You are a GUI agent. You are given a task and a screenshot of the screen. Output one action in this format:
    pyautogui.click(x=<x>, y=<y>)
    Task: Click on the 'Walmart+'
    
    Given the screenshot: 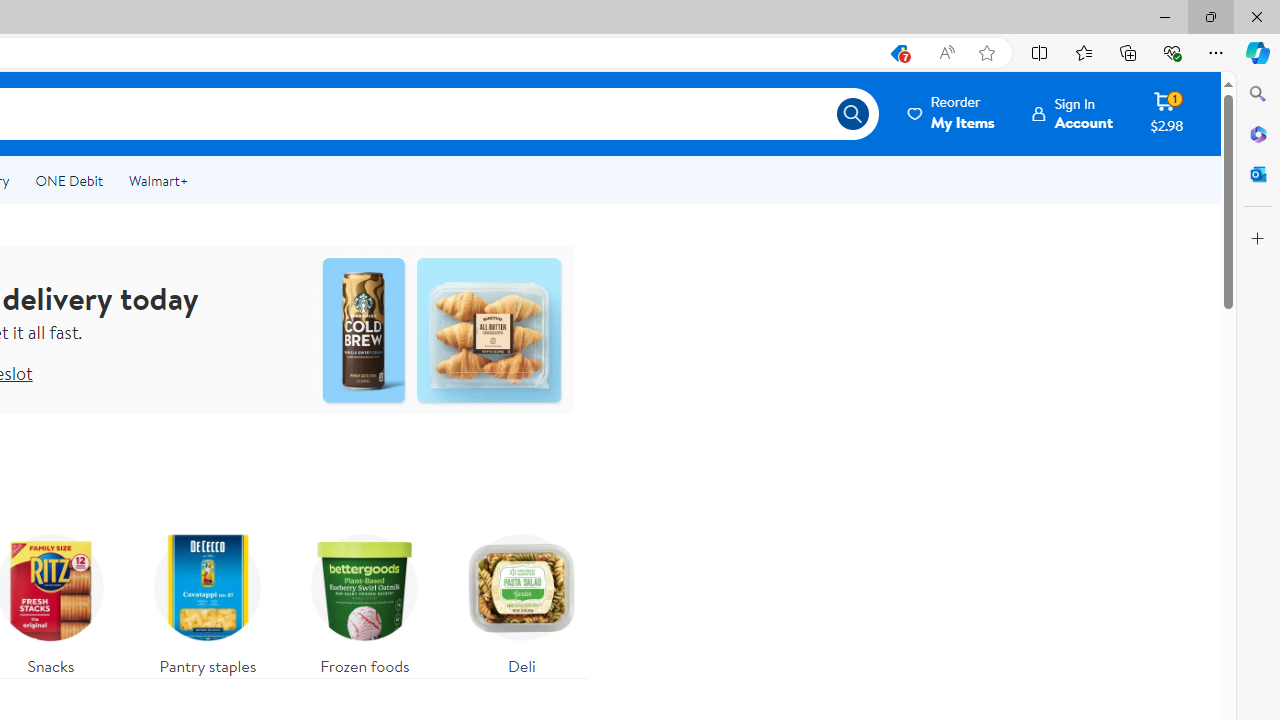 What is the action you would take?
    pyautogui.click(x=157, y=181)
    